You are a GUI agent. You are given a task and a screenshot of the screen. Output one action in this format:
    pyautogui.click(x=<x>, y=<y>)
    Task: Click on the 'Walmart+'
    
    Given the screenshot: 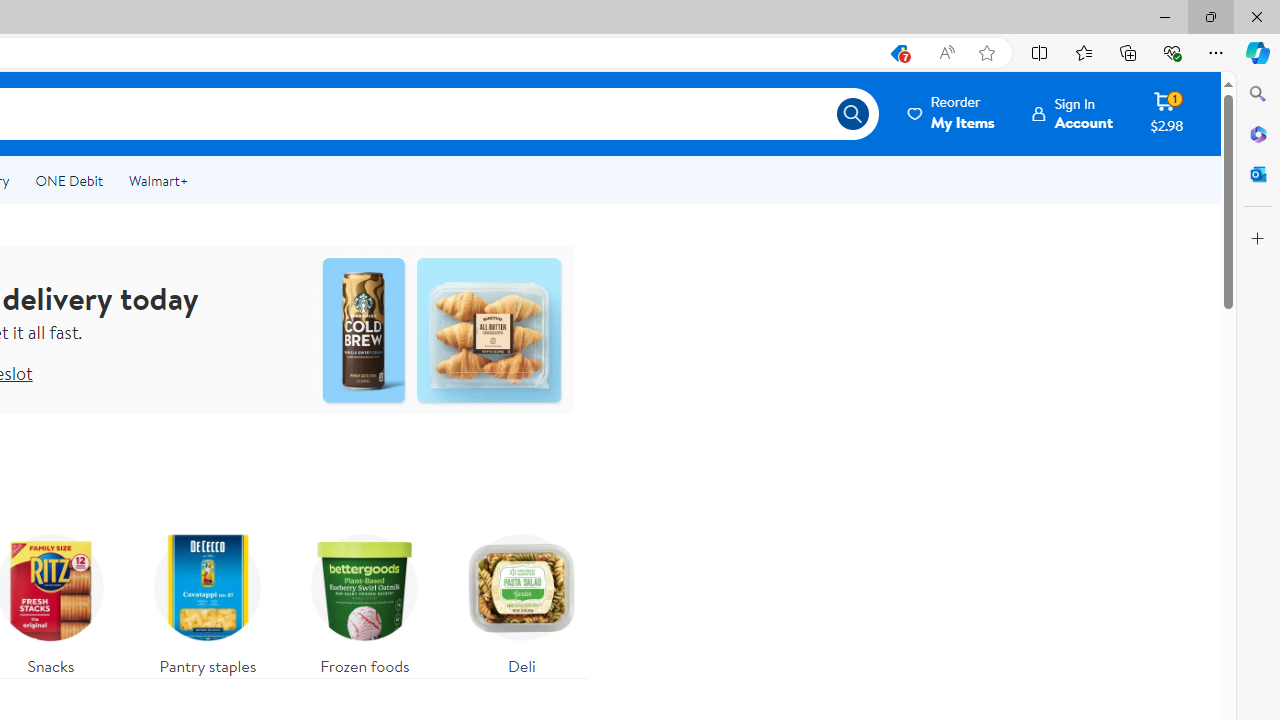 What is the action you would take?
    pyautogui.click(x=157, y=181)
    